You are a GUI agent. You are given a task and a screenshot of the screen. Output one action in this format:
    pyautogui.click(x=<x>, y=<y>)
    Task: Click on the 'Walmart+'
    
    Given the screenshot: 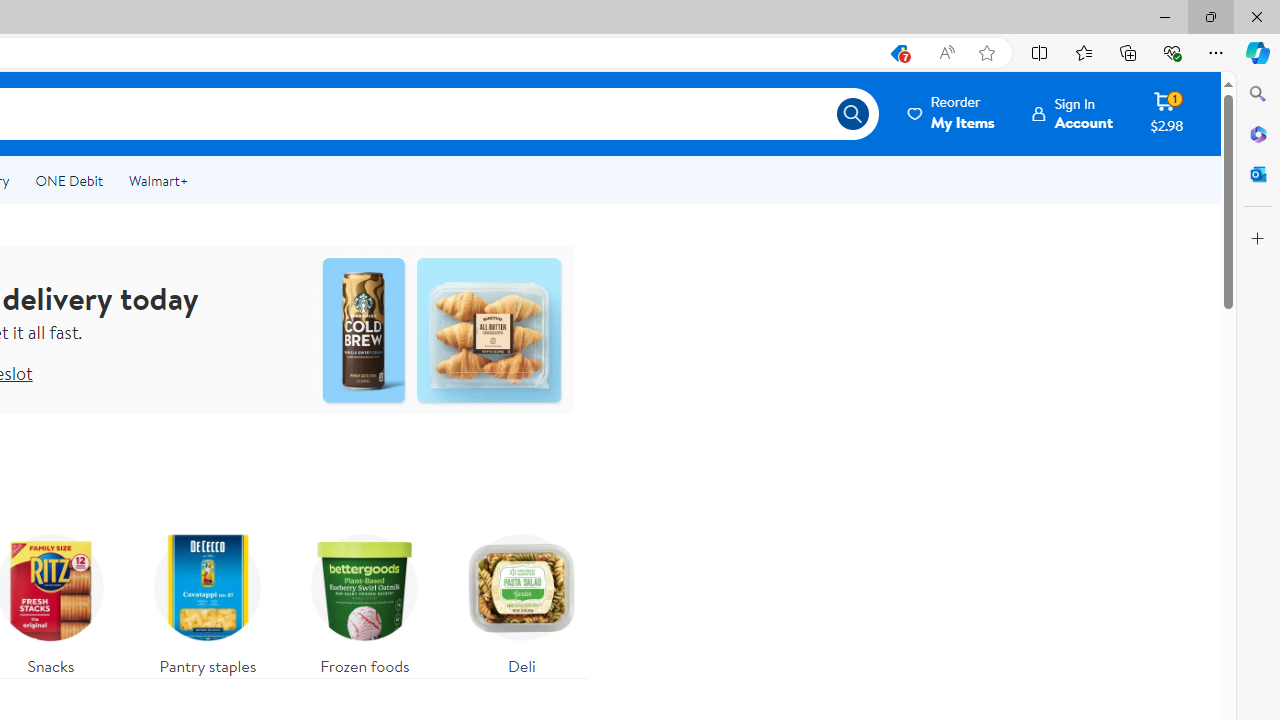 What is the action you would take?
    pyautogui.click(x=157, y=181)
    